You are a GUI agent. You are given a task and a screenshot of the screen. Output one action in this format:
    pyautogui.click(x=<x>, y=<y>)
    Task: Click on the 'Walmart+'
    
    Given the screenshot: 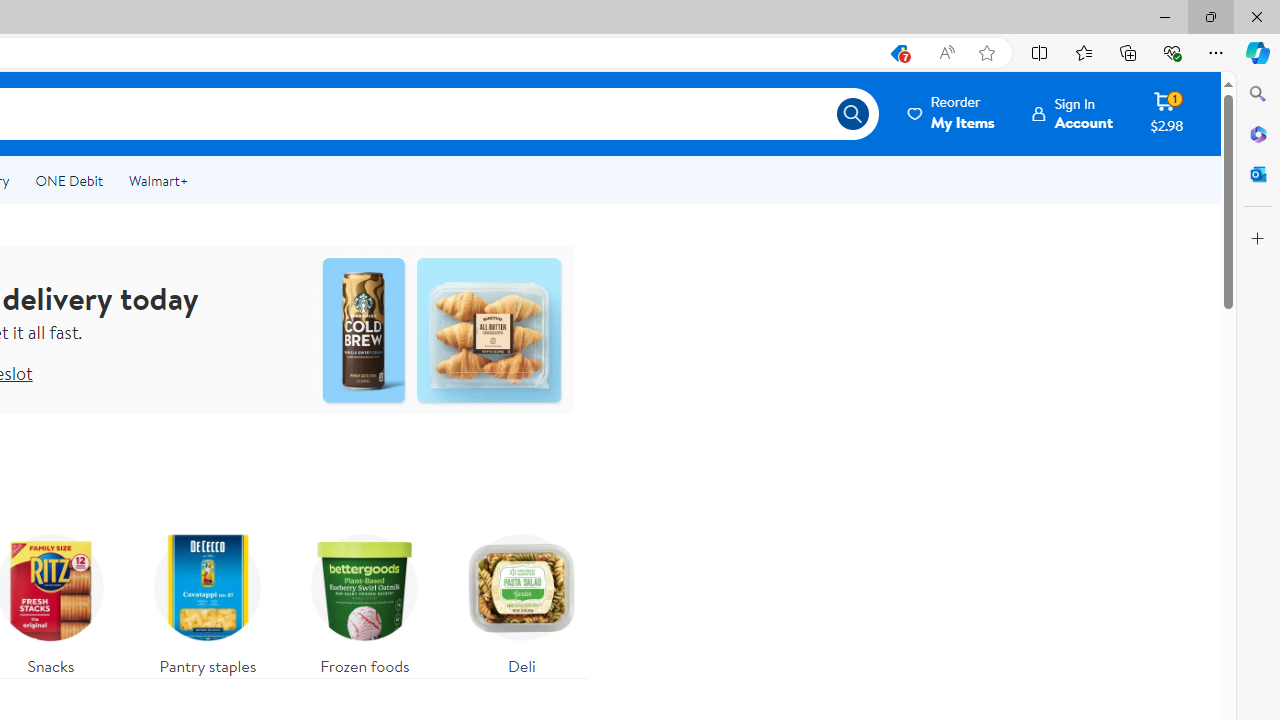 What is the action you would take?
    pyautogui.click(x=157, y=181)
    